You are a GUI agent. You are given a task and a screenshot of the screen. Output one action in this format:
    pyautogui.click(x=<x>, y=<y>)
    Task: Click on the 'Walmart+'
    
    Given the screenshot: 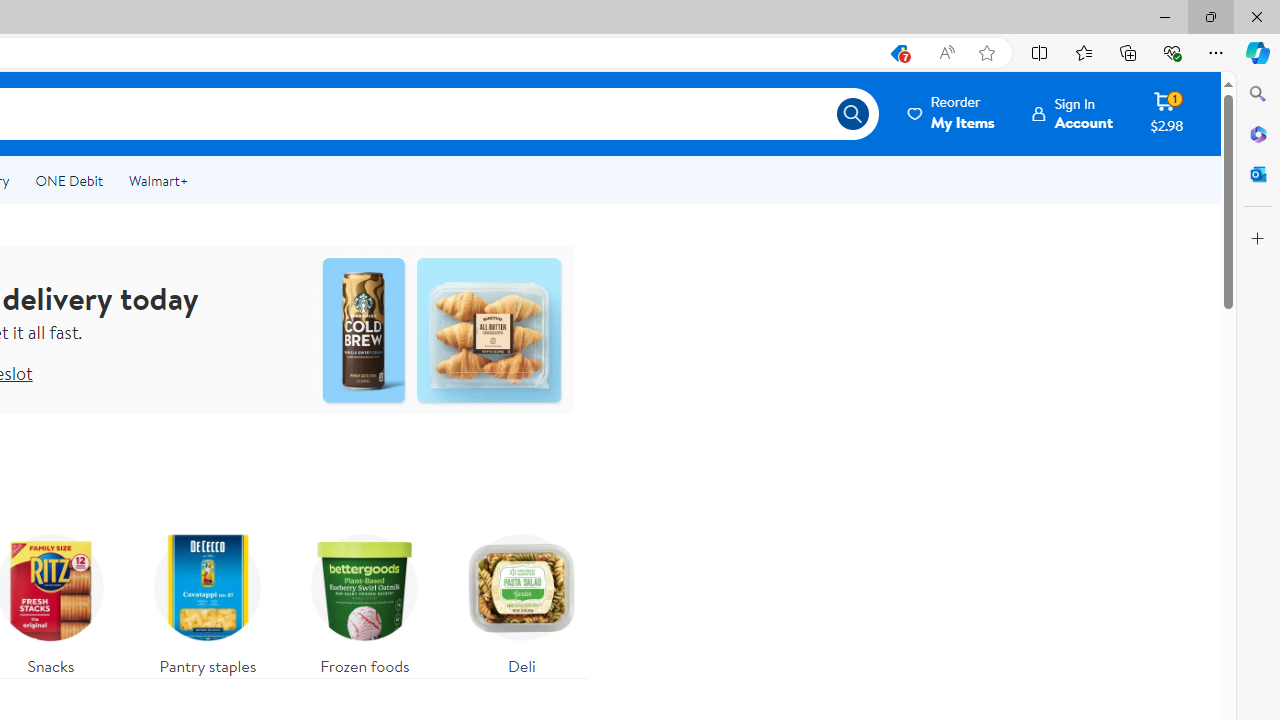 What is the action you would take?
    pyautogui.click(x=157, y=181)
    